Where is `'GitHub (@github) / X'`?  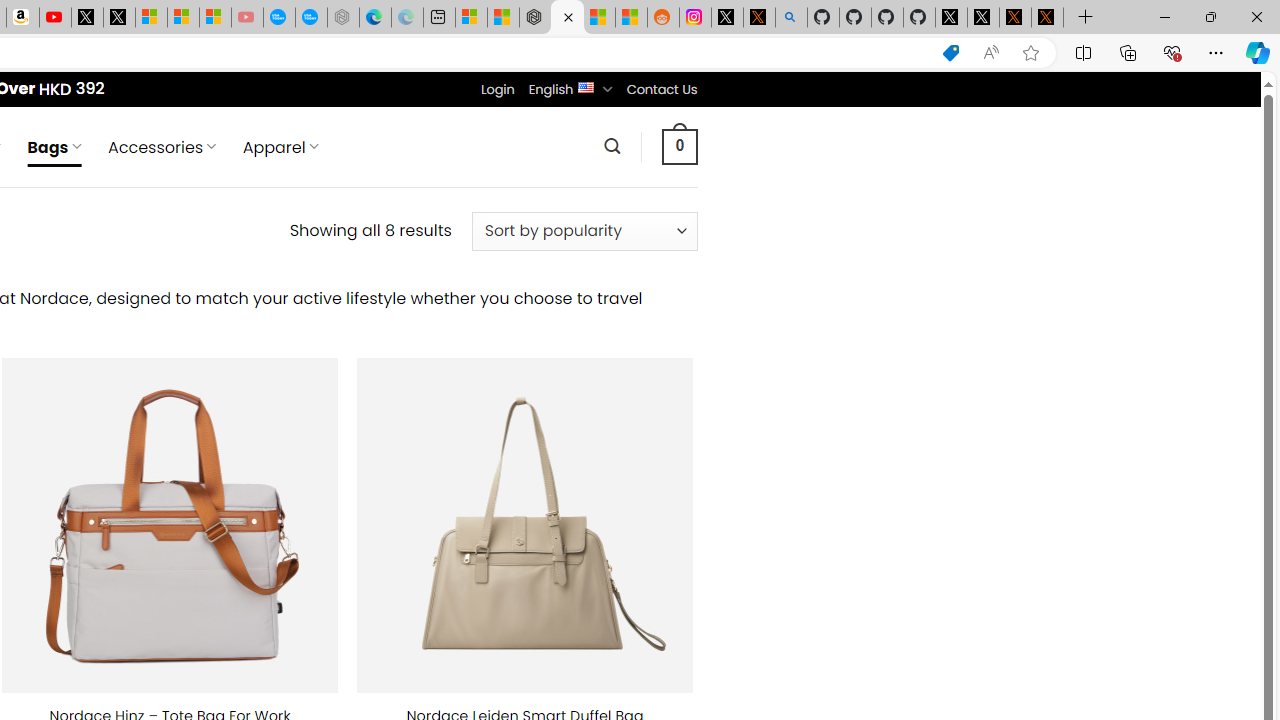
'GitHub (@github) / X' is located at coordinates (983, 17).